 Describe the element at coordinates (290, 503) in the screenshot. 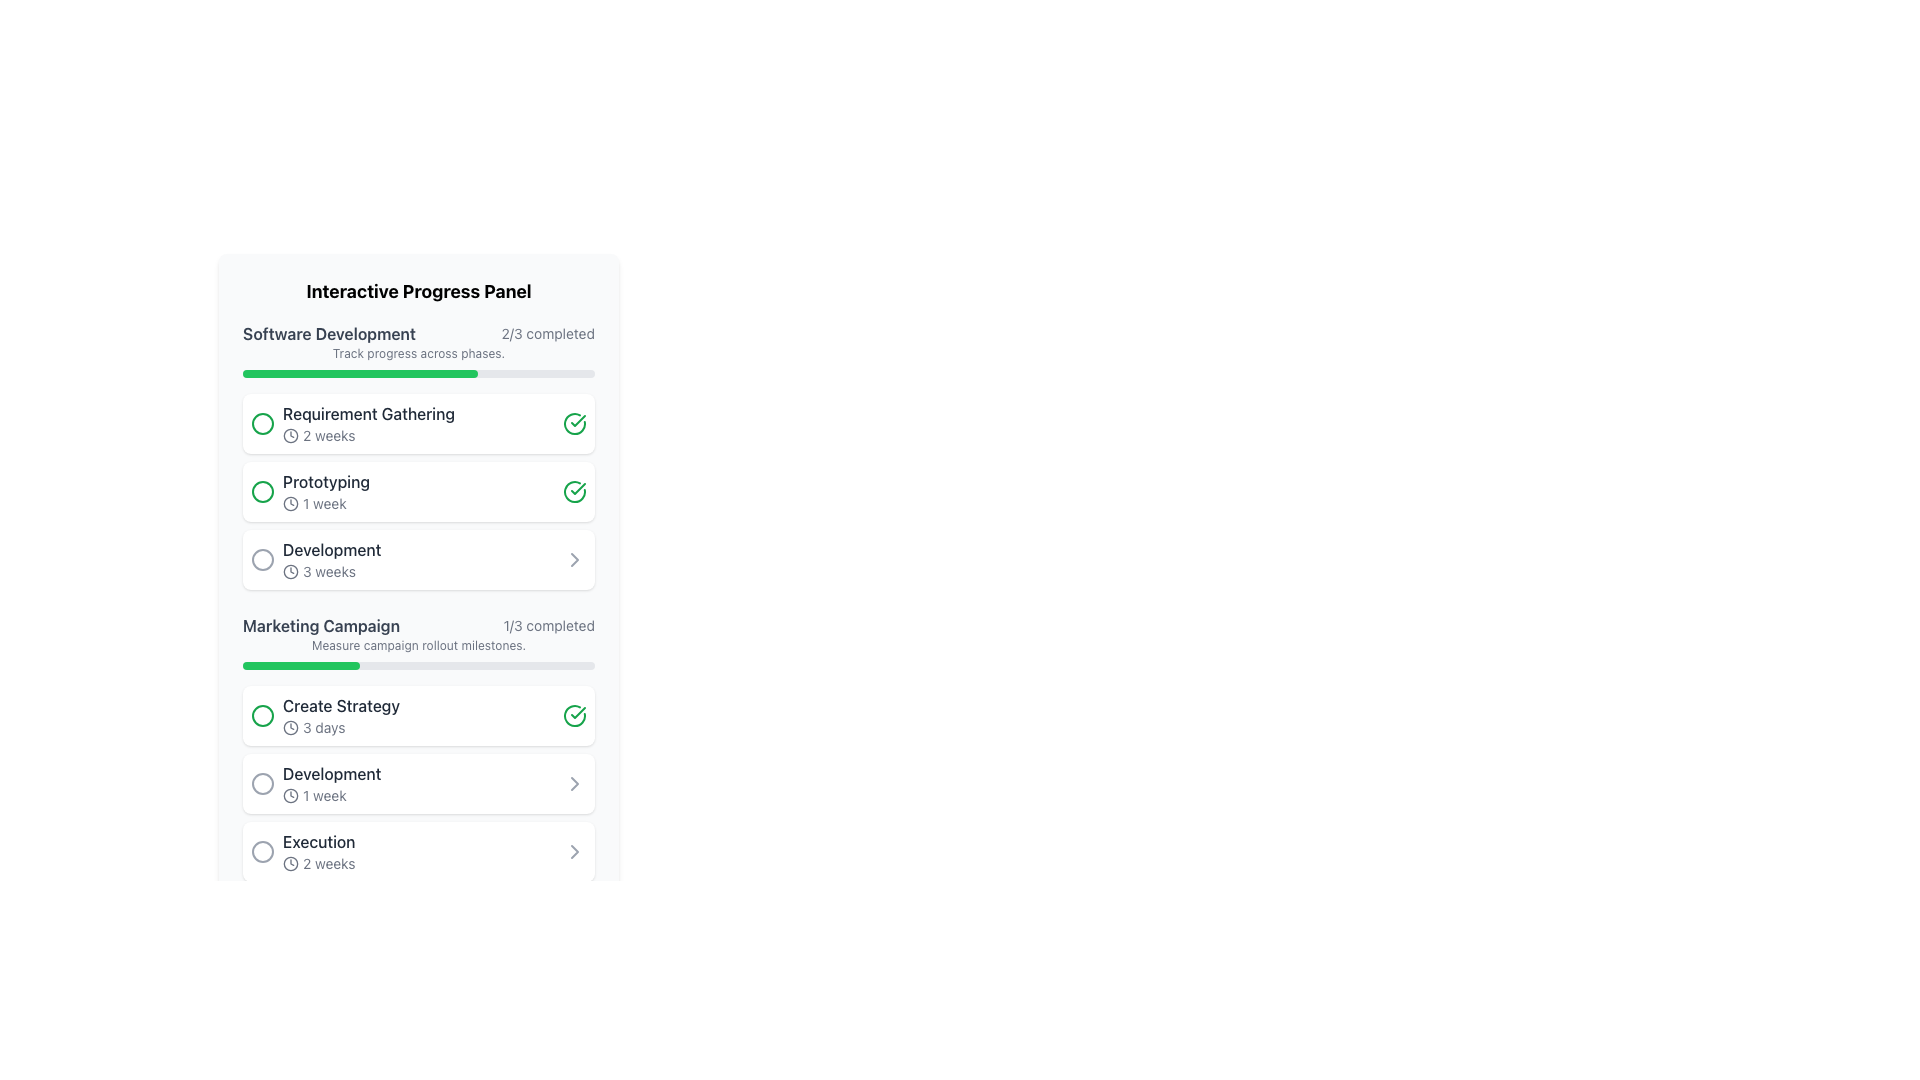

I see `the SVG Circle Element that represents the clock icon in the 'Interactive Progress Panel' under the 'Prototyping' task item in the 'Software Development' category` at that location.